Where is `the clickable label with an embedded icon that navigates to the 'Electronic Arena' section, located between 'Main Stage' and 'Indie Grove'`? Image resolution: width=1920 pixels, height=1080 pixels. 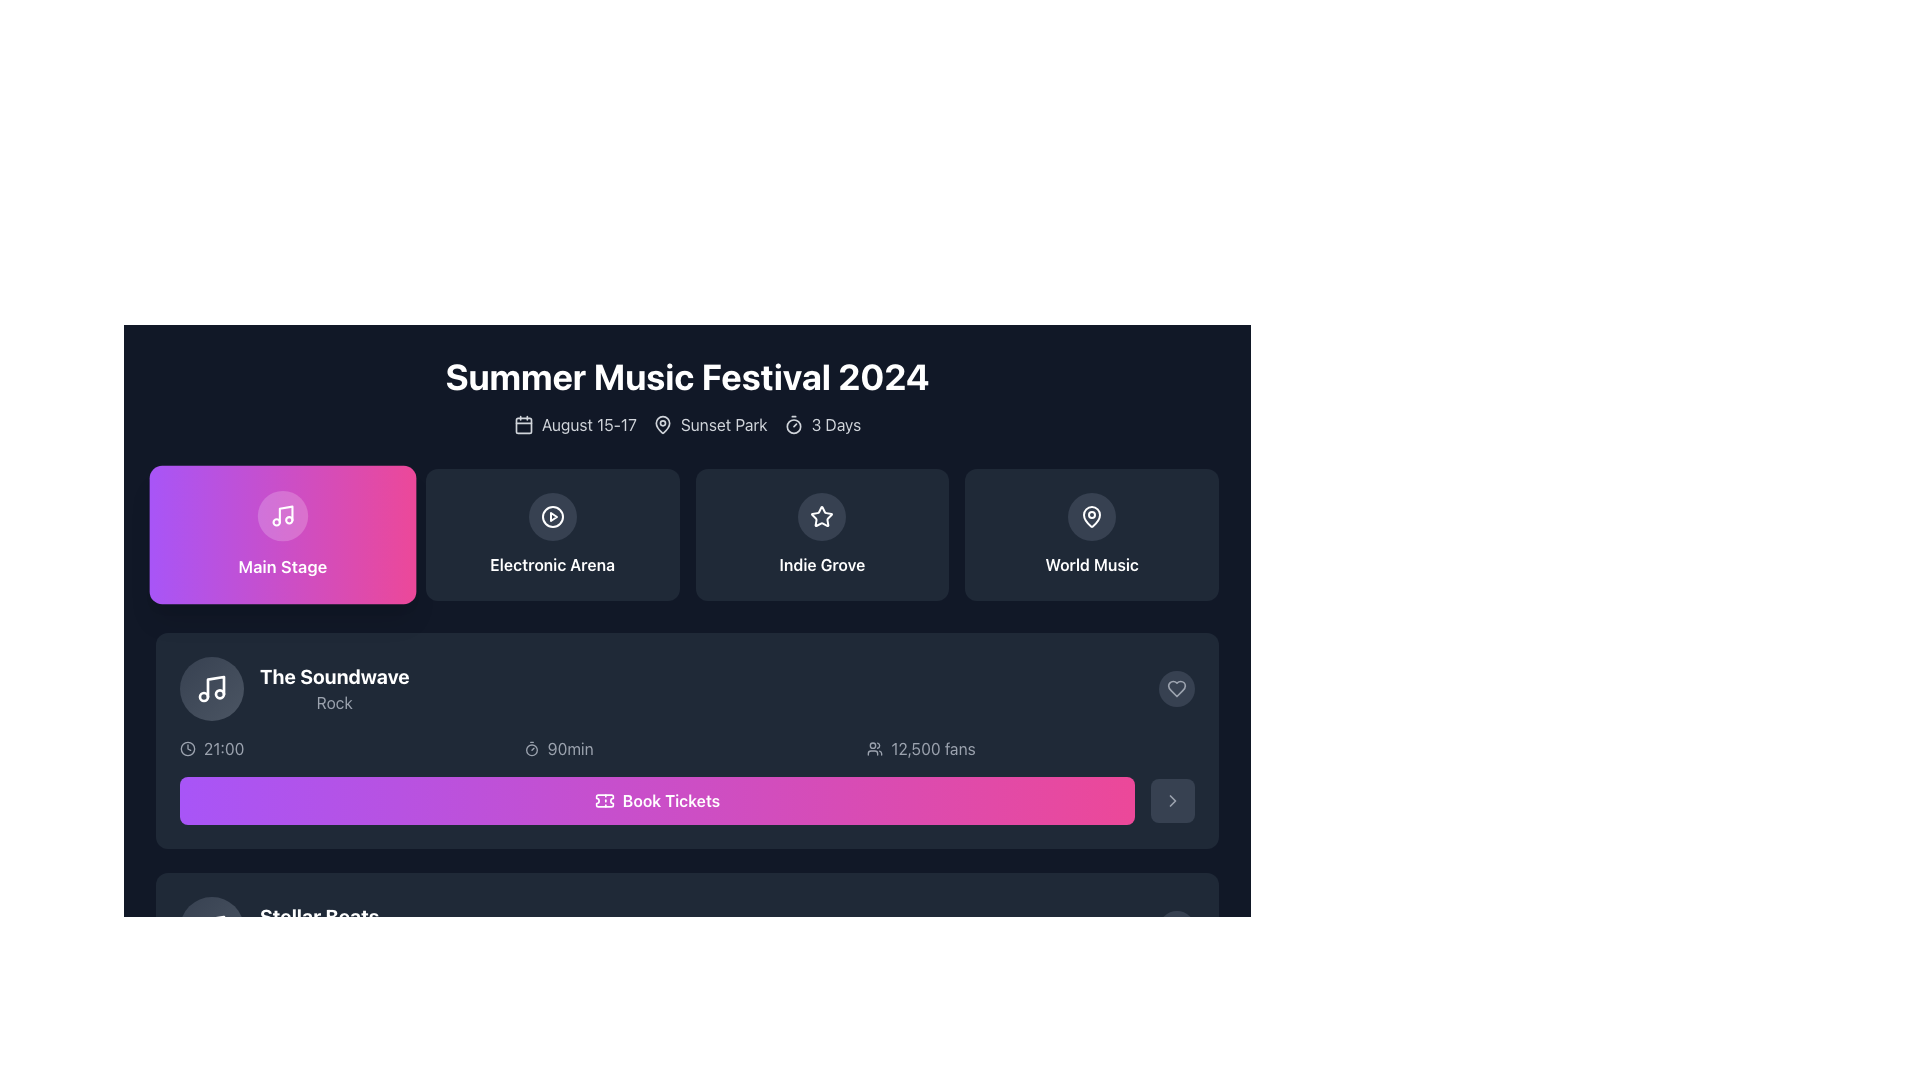
the clickable label with an embedded icon that navigates to the 'Electronic Arena' section, located between 'Main Stage' and 'Indie Grove' is located at coordinates (552, 534).